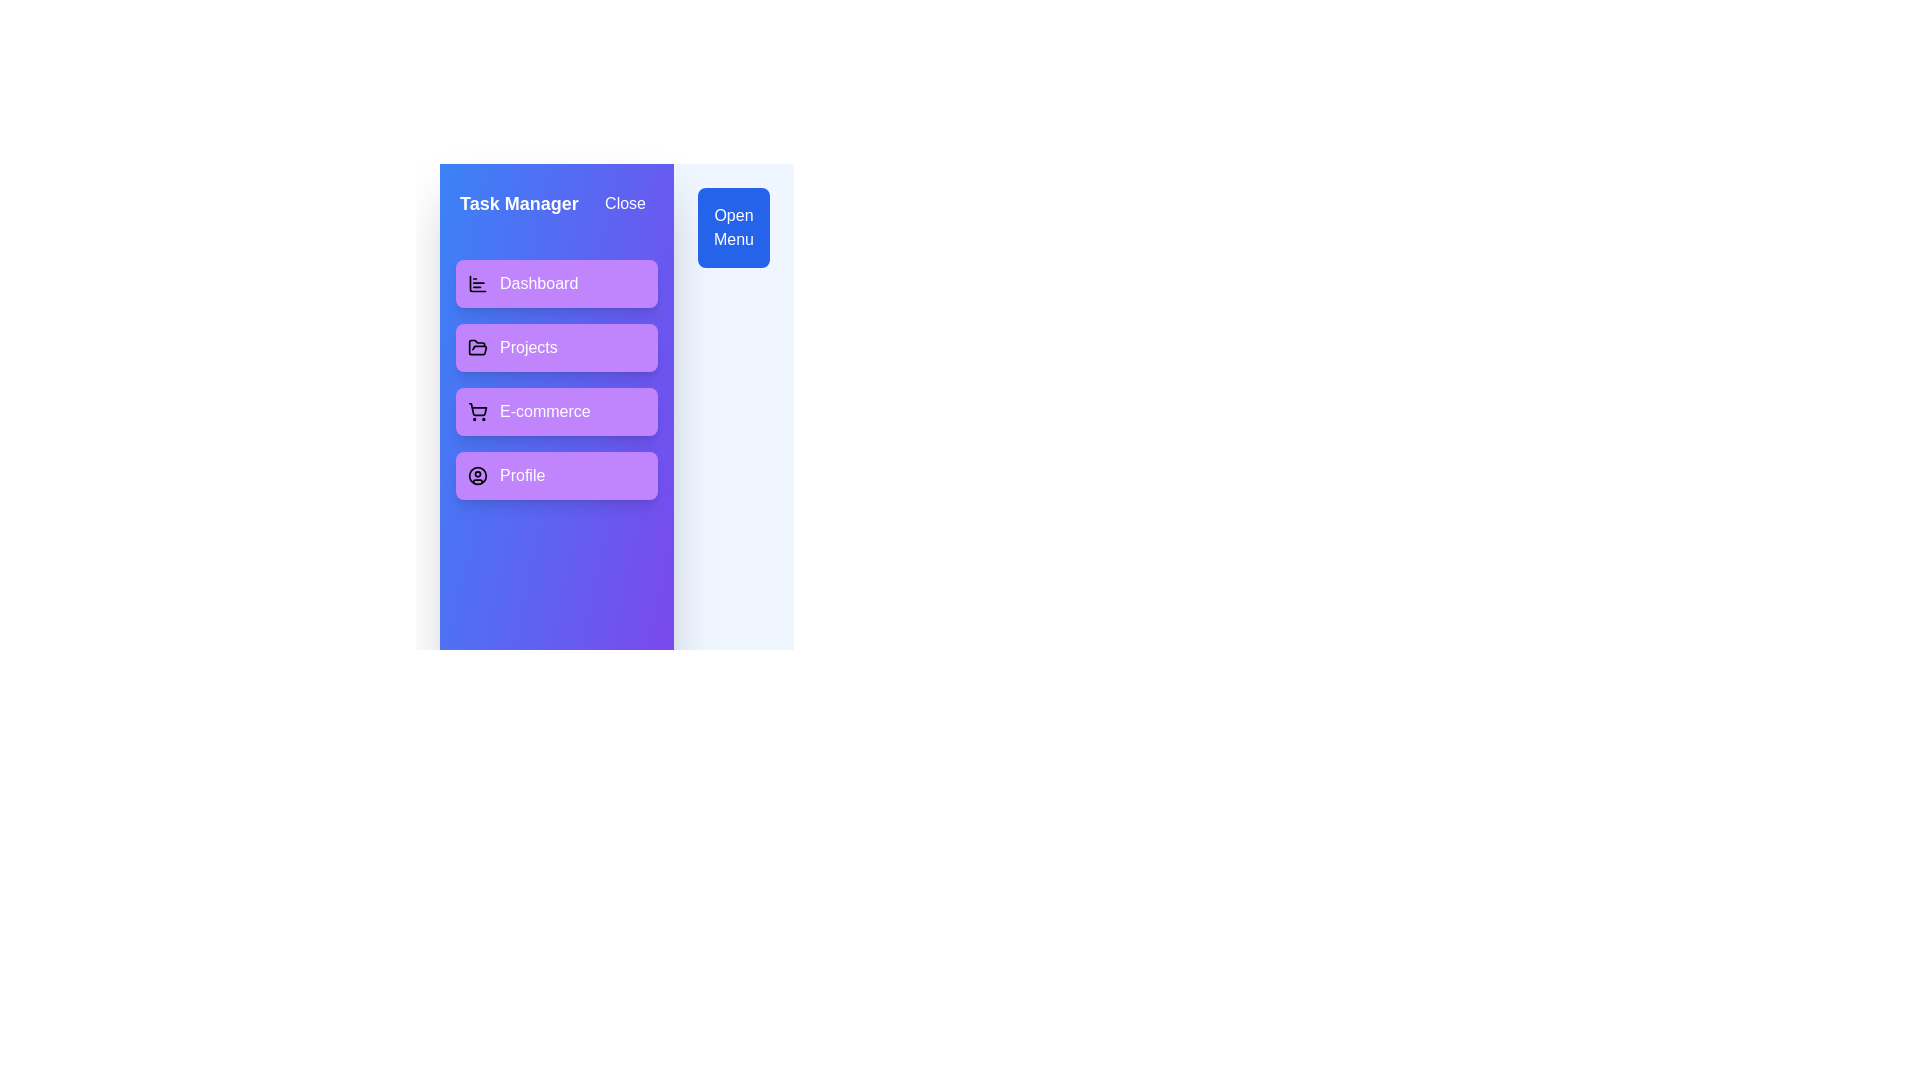 The width and height of the screenshot is (1920, 1080). I want to click on the Profile task item, so click(556, 475).